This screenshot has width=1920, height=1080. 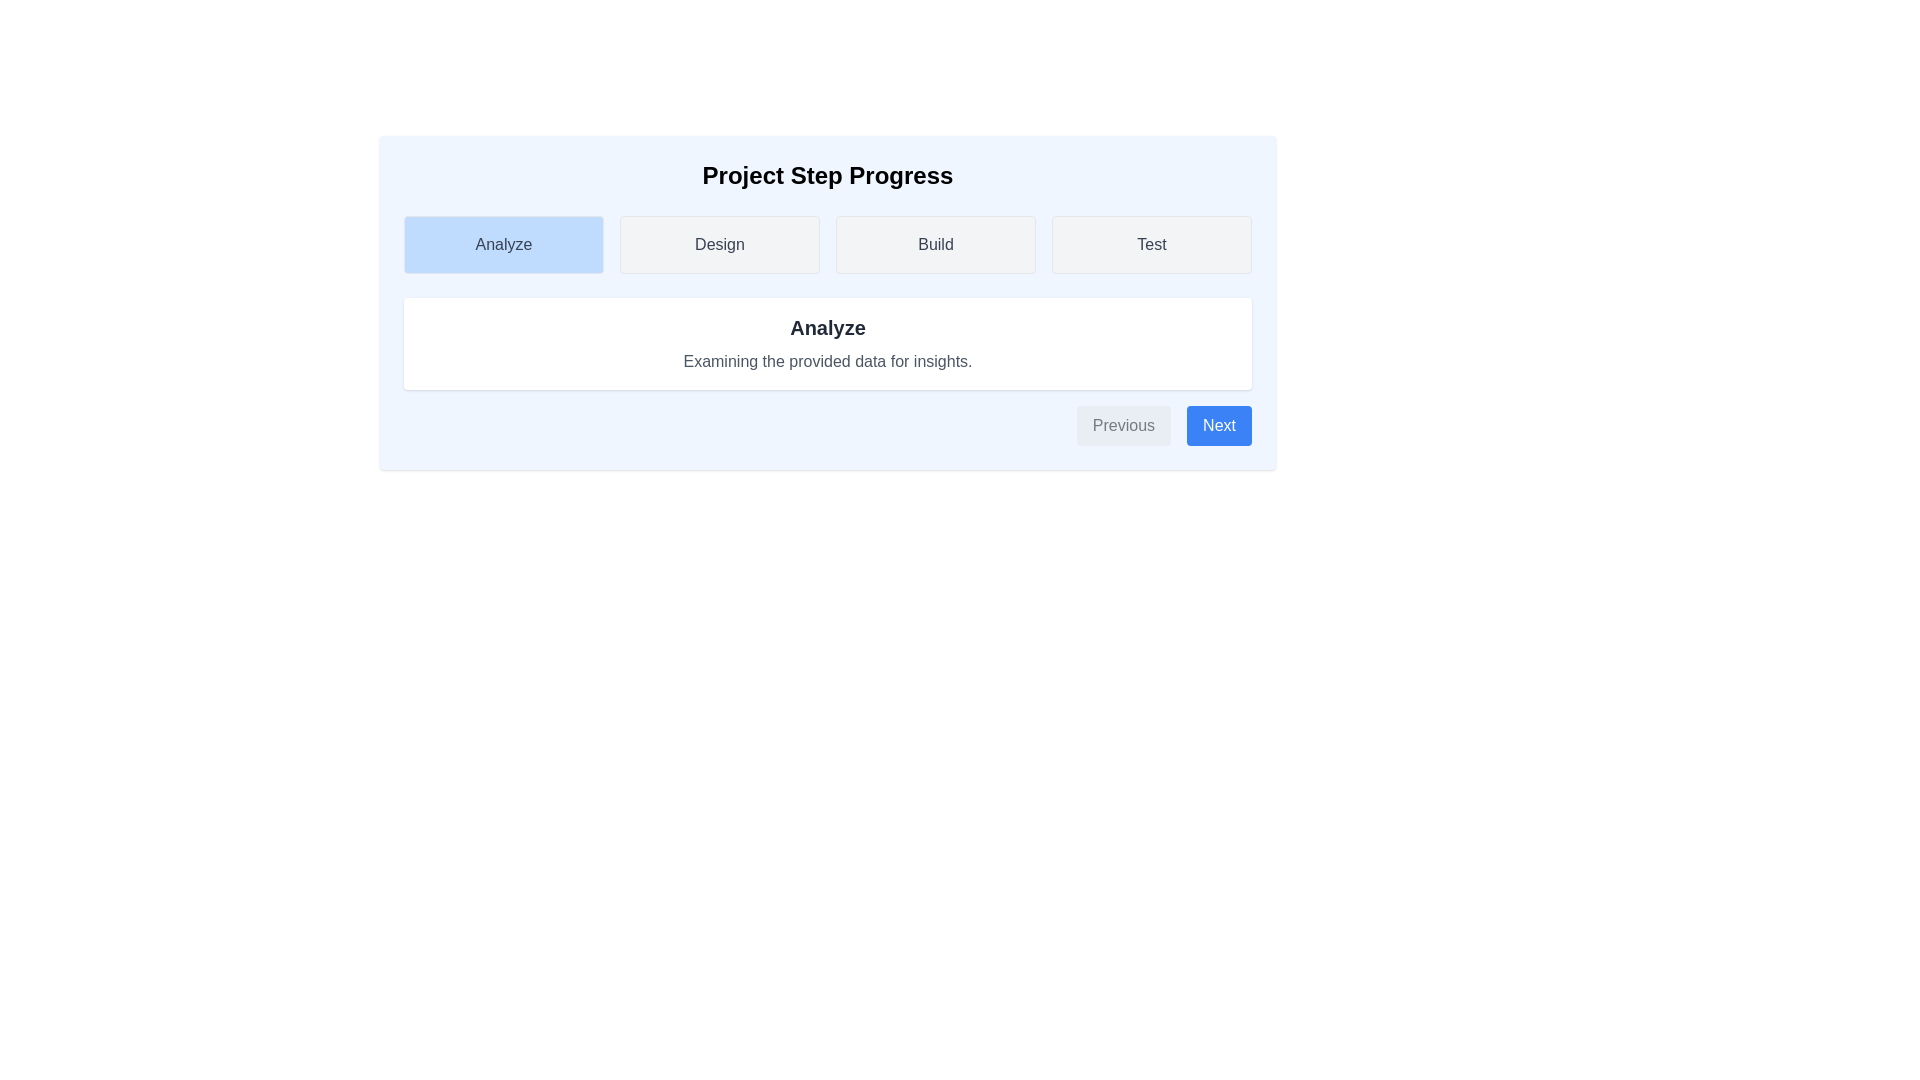 What do you see at coordinates (935, 244) in the screenshot?
I see `the 'Build' button, which is the third button in a sequence of four buttons labeled 'Analyze', 'Design', 'Build', and 'Test', located directly under the header 'Project Step Progress'` at bounding box center [935, 244].